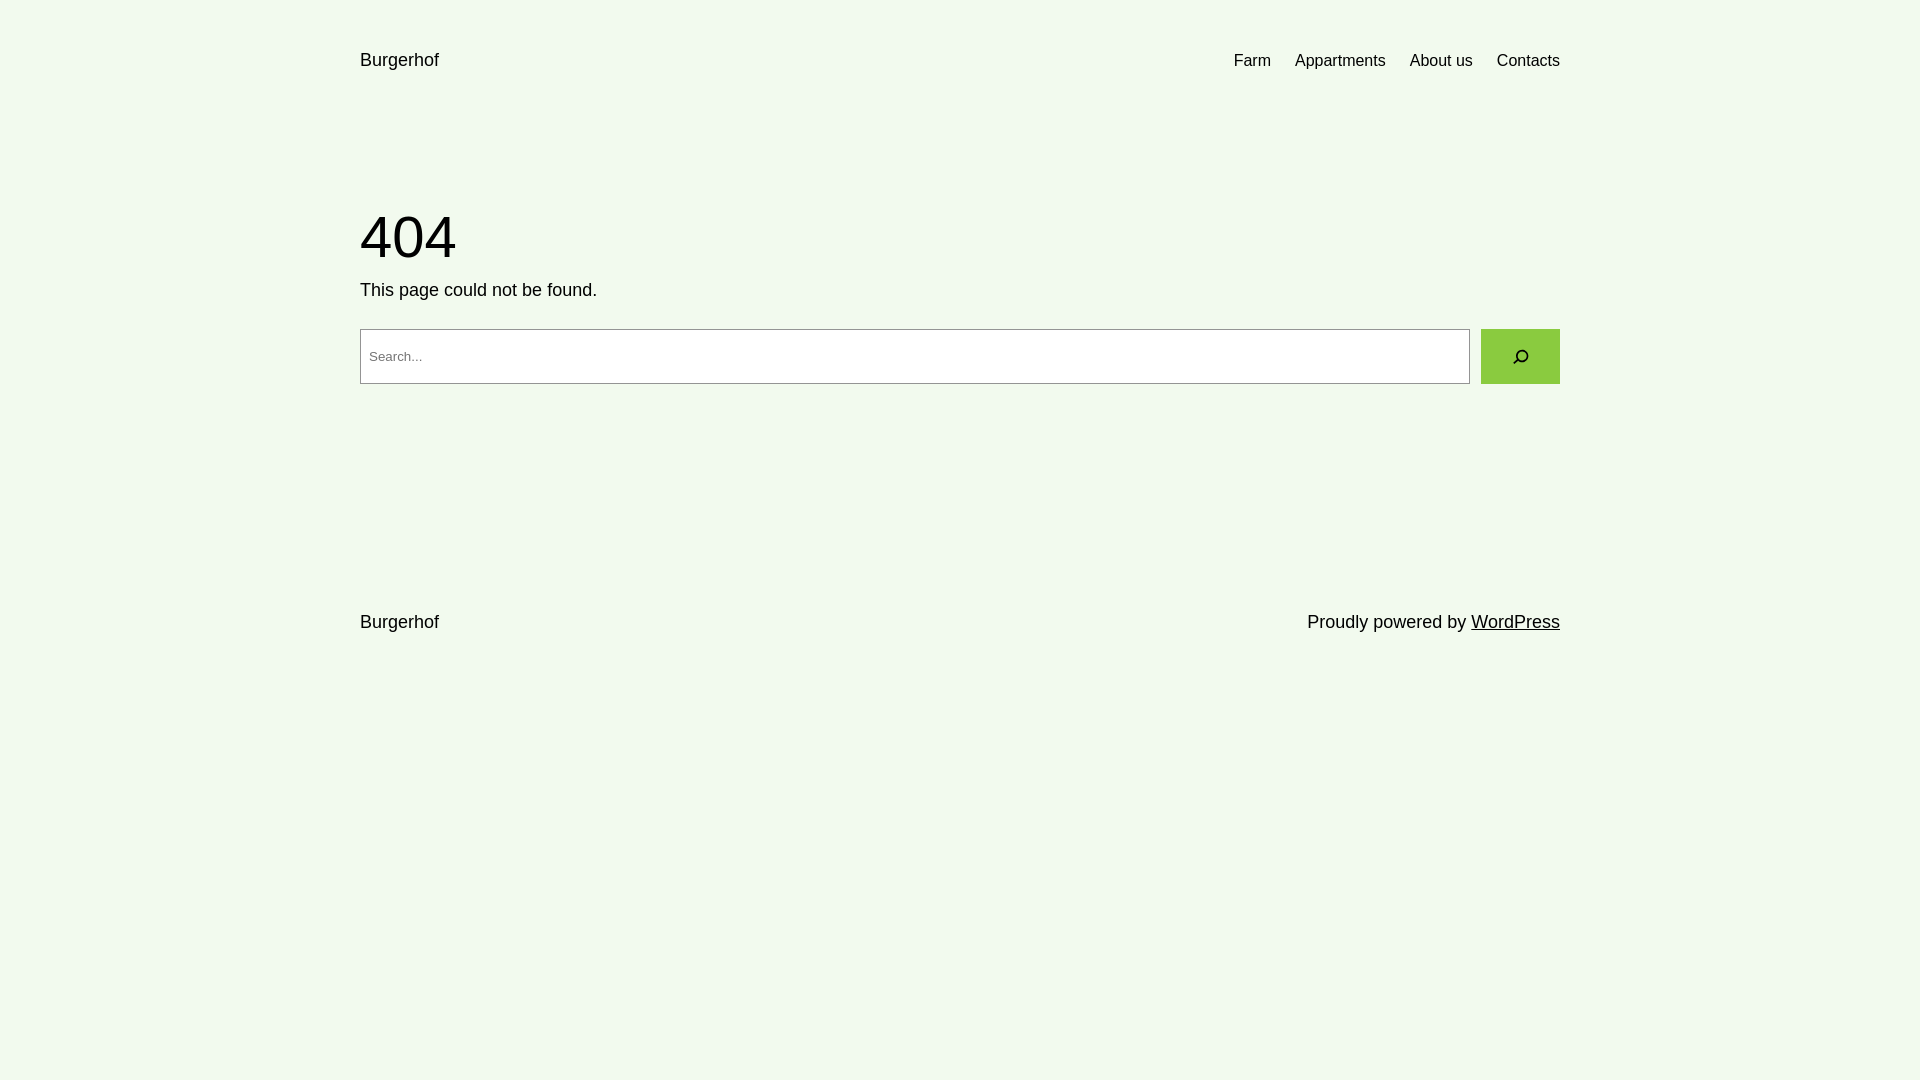 This screenshot has width=1920, height=1080. I want to click on 'Farm', so click(1251, 60).